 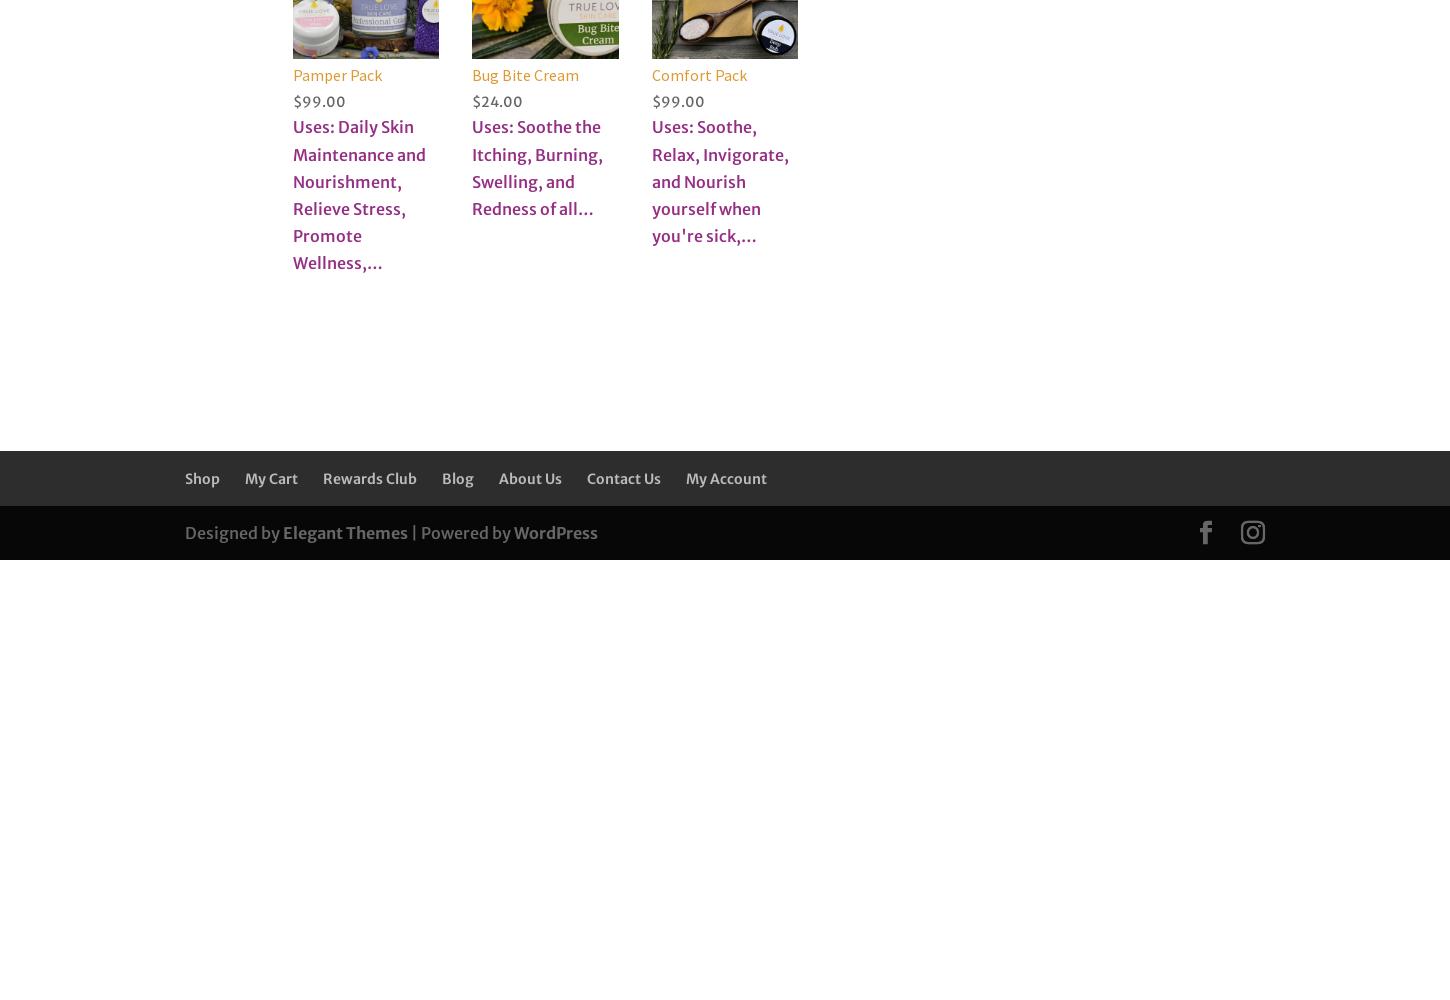 I want to click on 'Blog', so click(x=457, y=478).